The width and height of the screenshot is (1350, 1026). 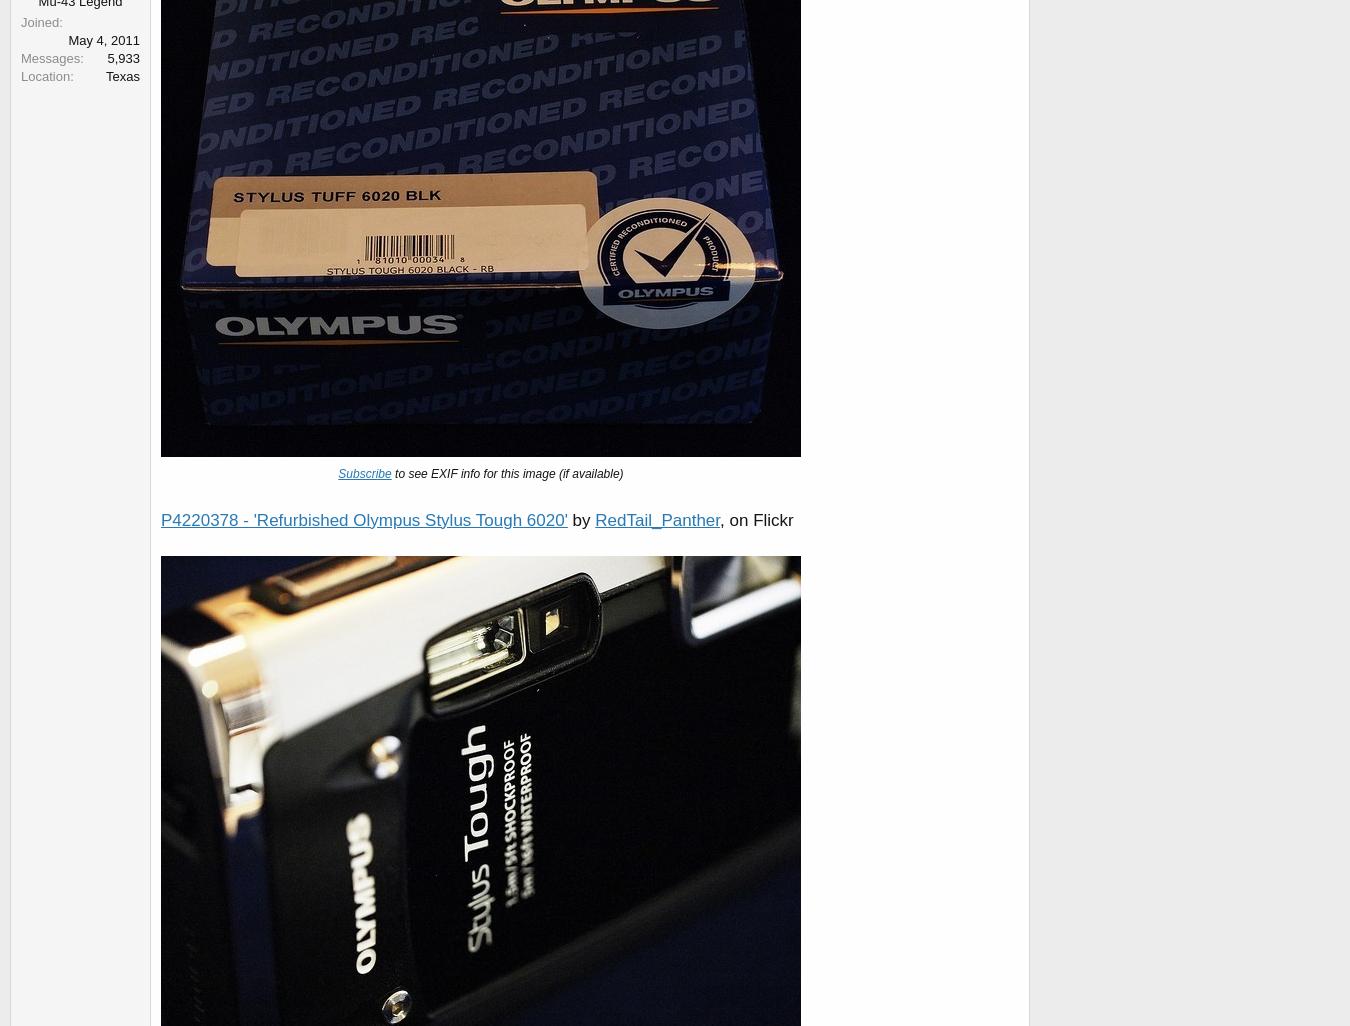 I want to click on 'P4220378 - 'Refurbished Olympus Stylus Tough 6020'', so click(x=363, y=519).